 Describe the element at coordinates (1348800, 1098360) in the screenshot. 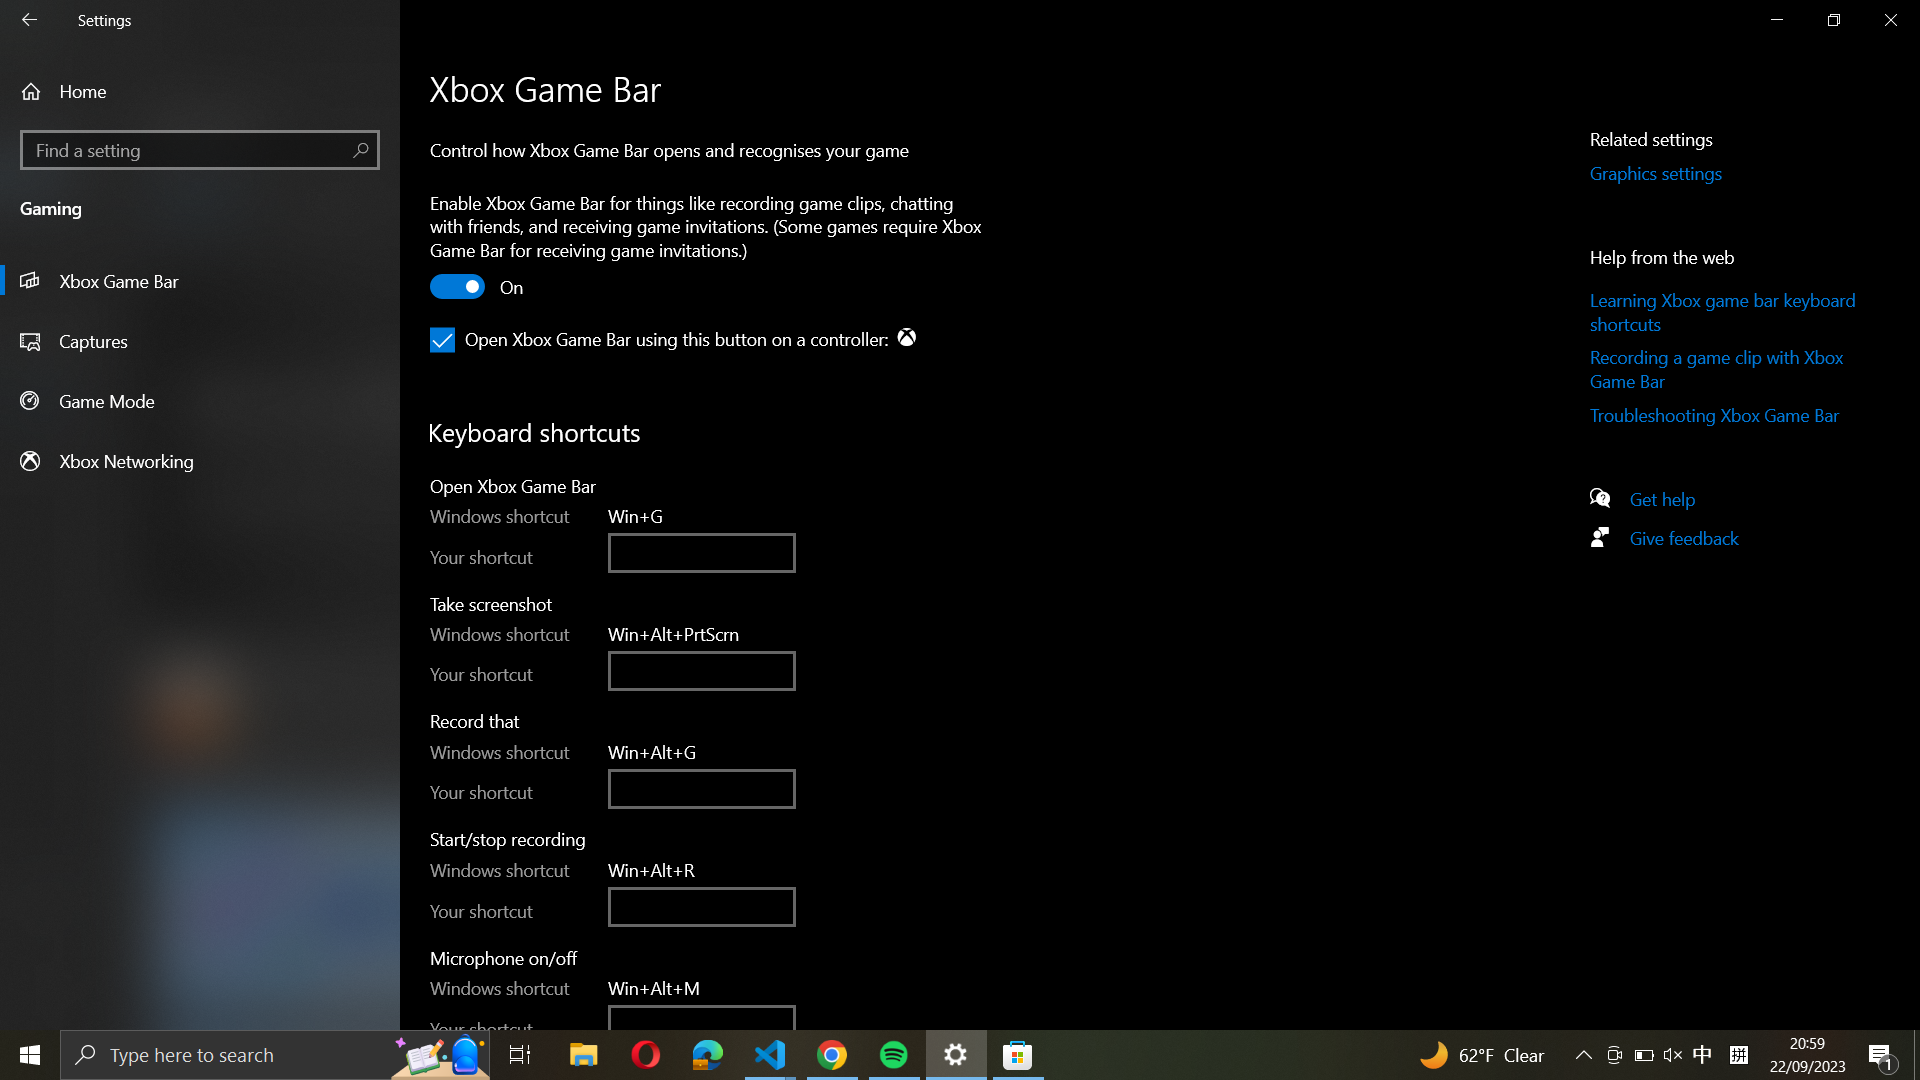

I see `Configure the keyboard combination "Win+M" to control the microphone"s on/off feature` at that location.